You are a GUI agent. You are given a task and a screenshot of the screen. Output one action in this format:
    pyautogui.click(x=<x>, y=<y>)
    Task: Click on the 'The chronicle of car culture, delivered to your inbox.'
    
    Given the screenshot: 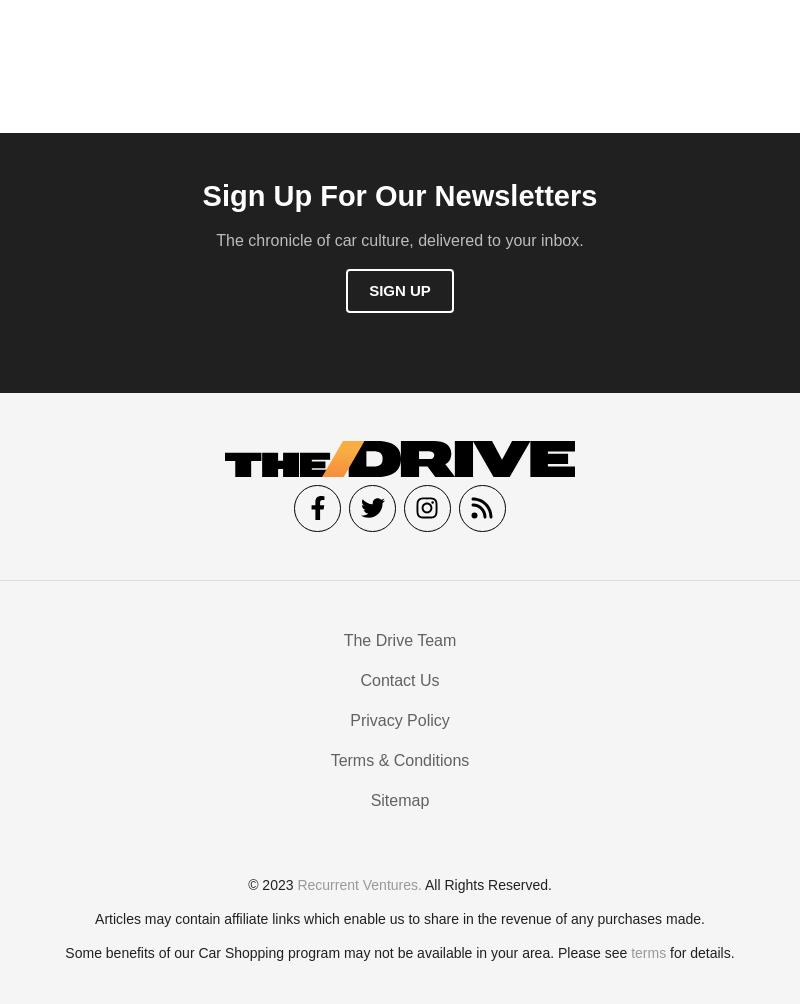 What is the action you would take?
    pyautogui.click(x=398, y=244)
    